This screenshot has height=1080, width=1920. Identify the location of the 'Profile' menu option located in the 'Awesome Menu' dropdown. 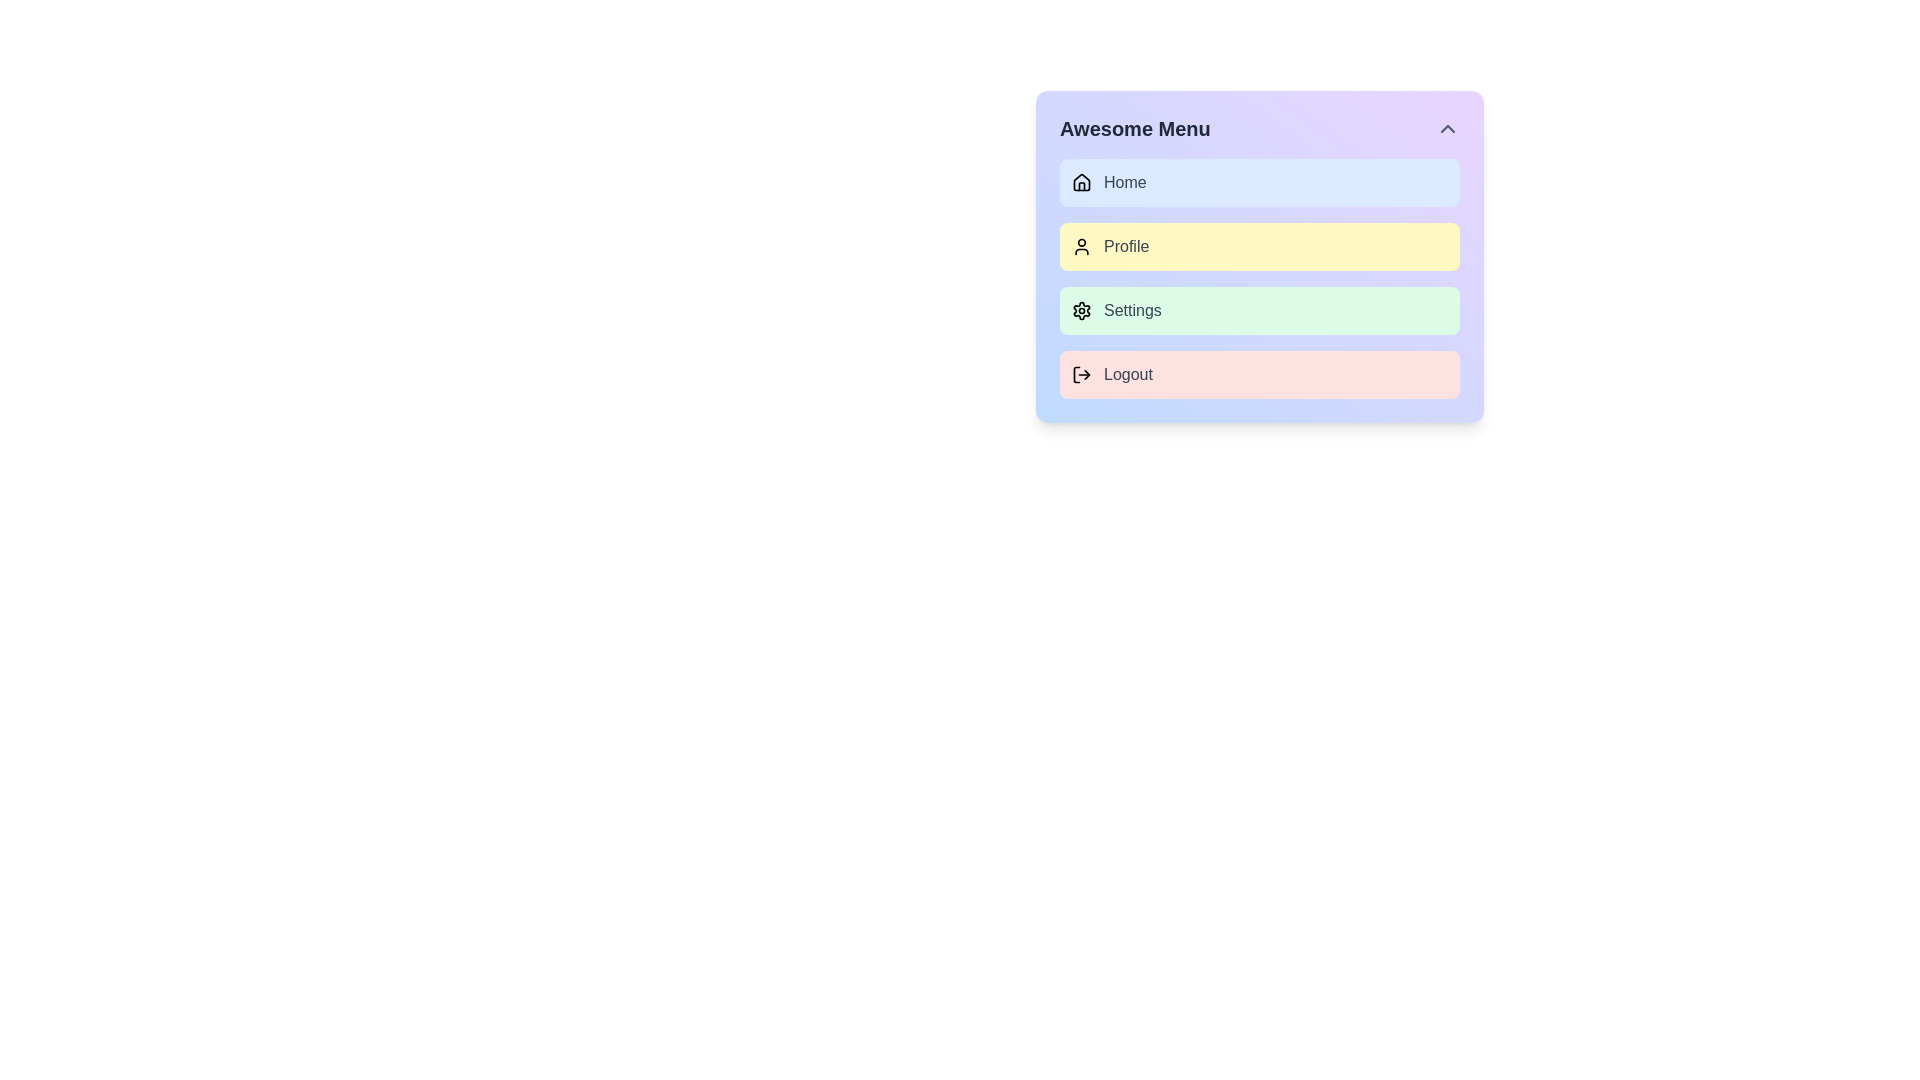
(1258, 278).